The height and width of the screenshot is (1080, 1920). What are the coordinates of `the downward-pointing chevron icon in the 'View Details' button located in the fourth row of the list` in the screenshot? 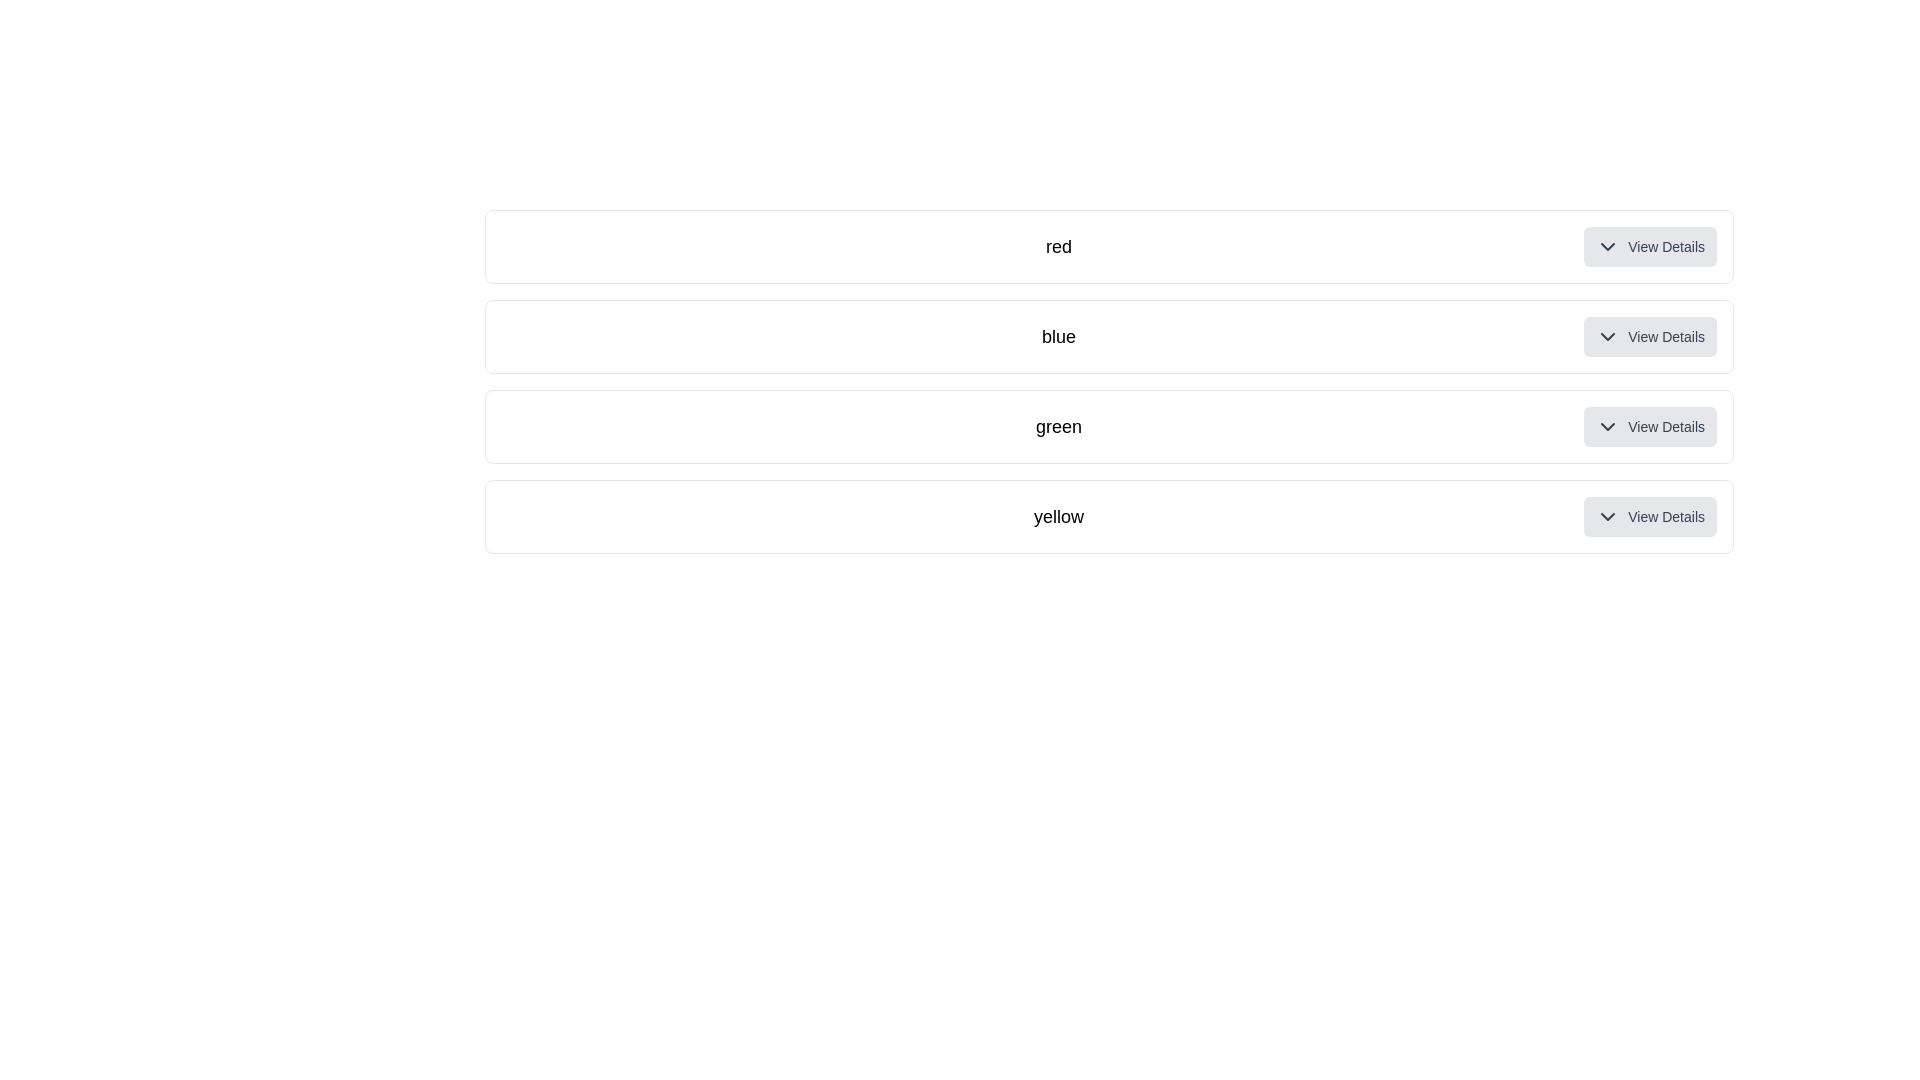 It's located at (1608, 515).